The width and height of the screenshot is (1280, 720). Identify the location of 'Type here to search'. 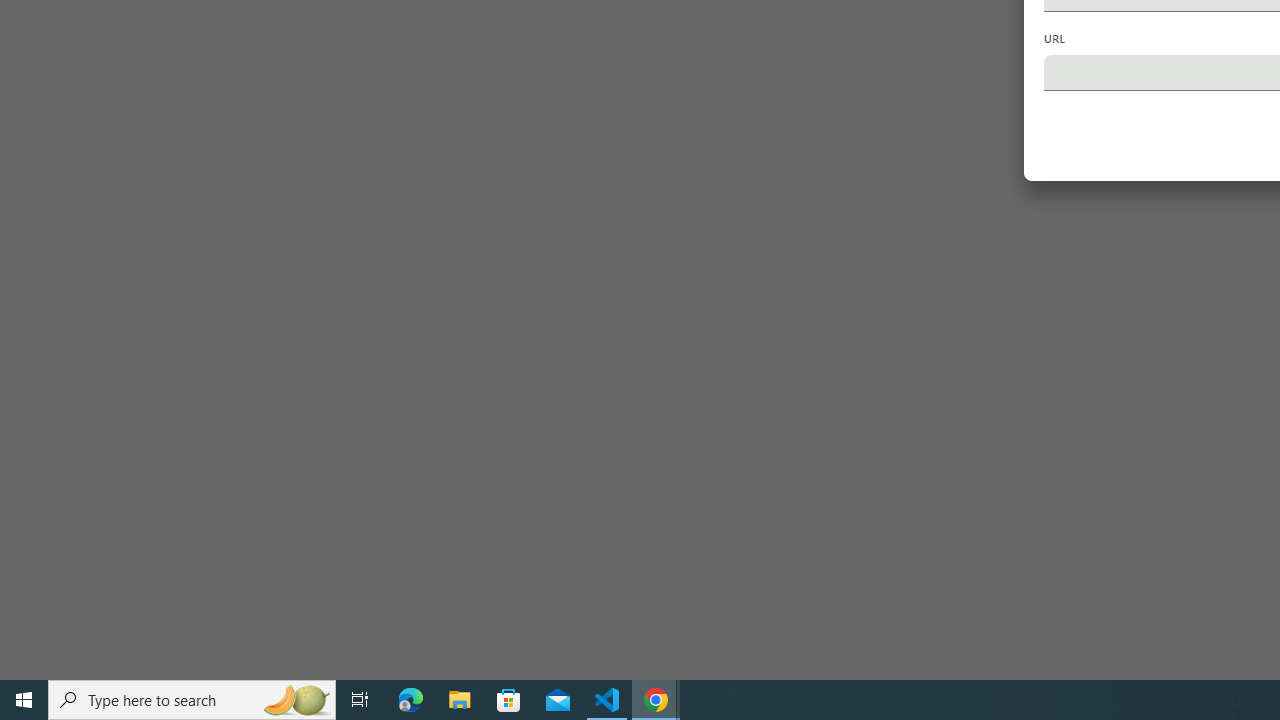
(192, 698).